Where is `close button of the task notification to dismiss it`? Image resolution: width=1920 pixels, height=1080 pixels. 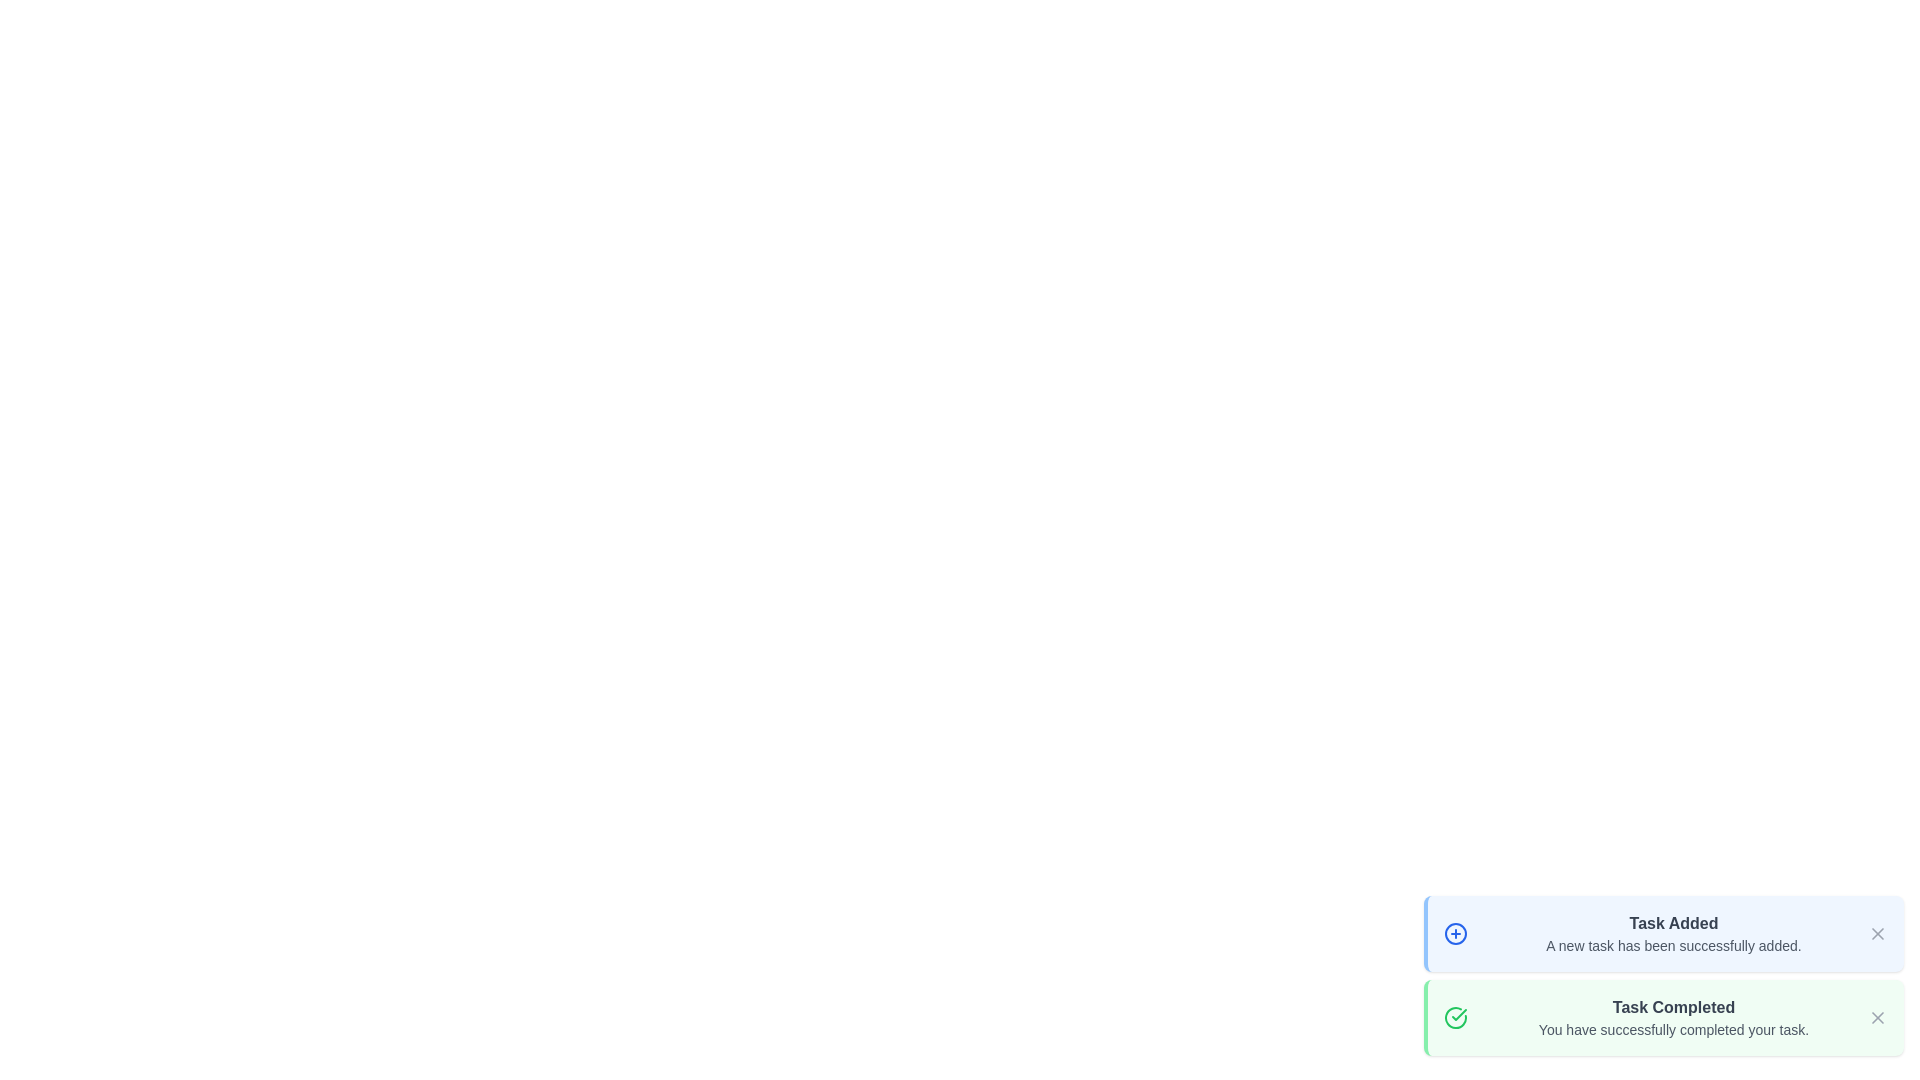 close button of the task notification to dismiss it is located at coordinates (1876, 933).